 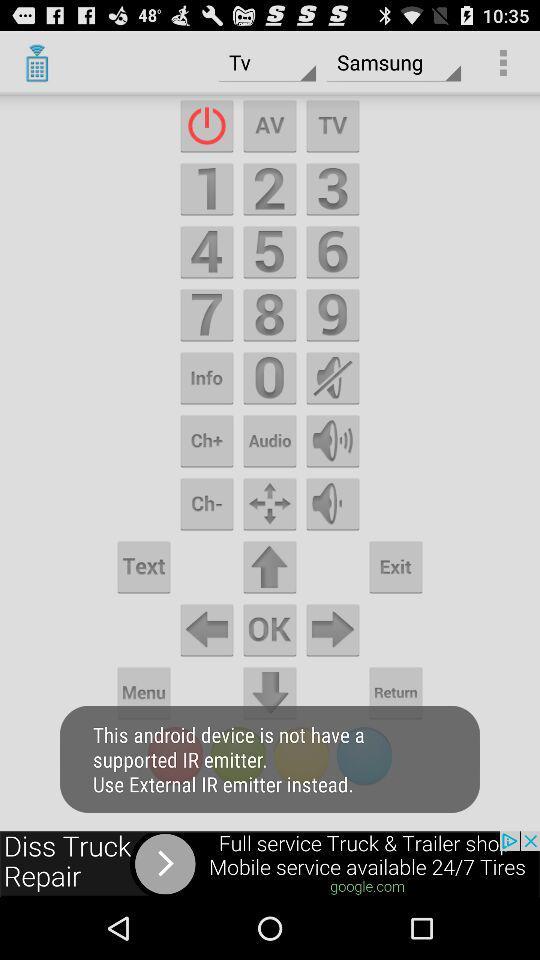 I want to click on the arrow_backward icon, so click(x=205, y=674).